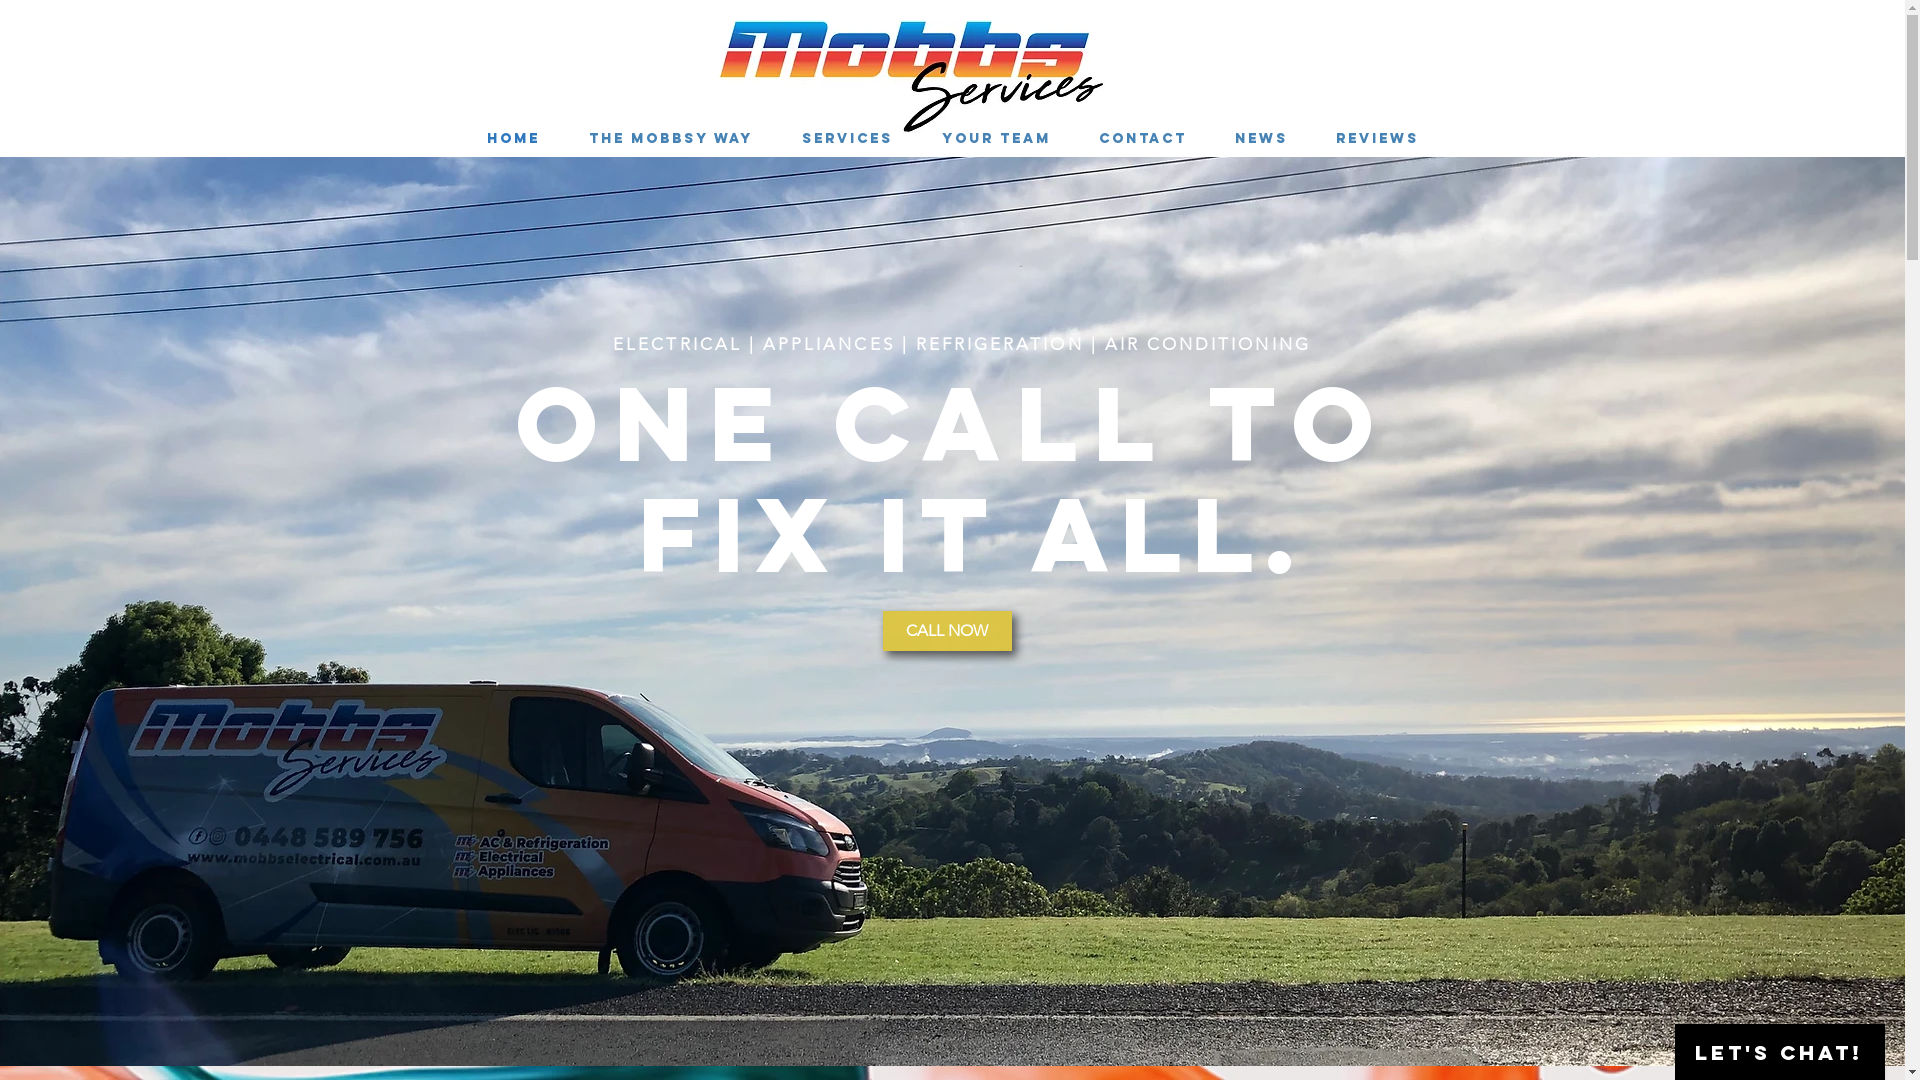  I want to click on 'SERVICES', so click(848, 137).